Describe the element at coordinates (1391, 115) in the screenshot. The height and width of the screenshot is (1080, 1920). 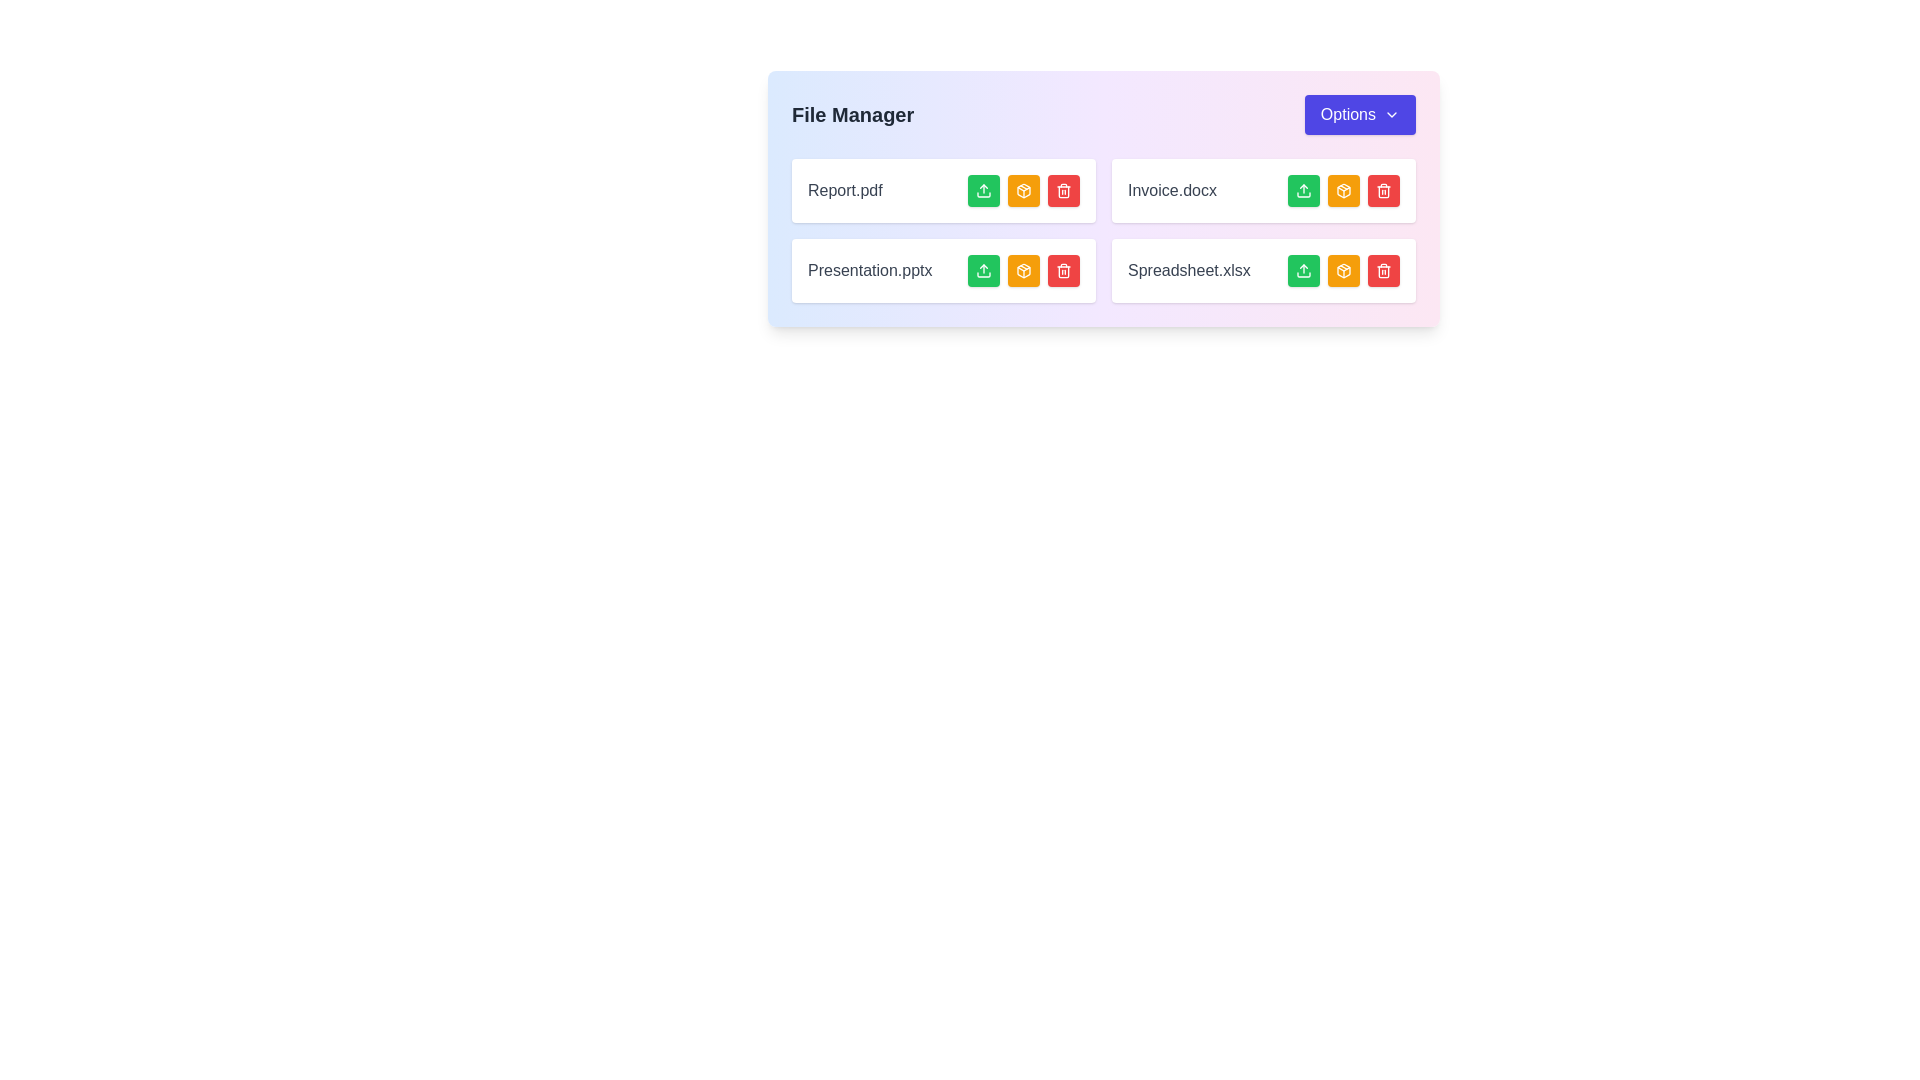
I see `the downward-pointing chevron icon located at the right-hand side of the 'Options' button` at that location.